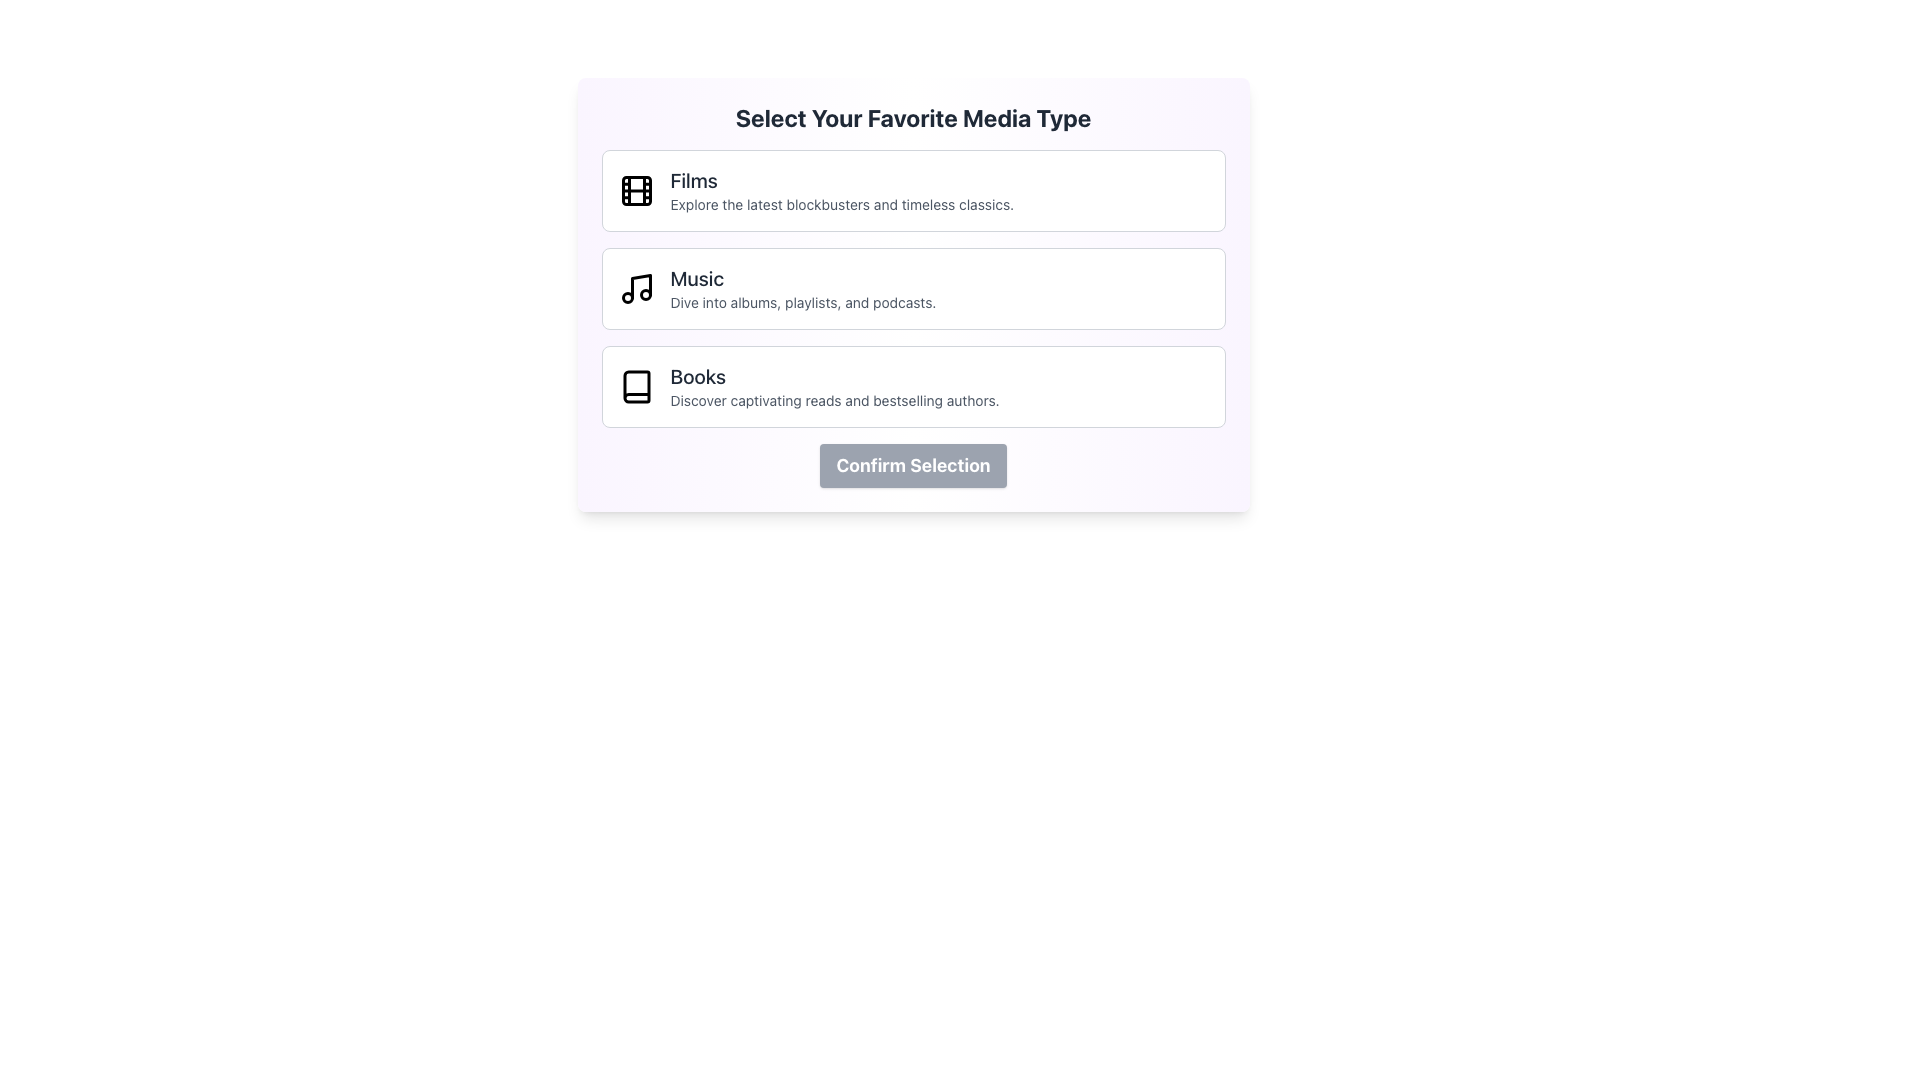 This screenshot has height=1080, width=1920. Describe the element at coordinates (842, 204) in the screenshot. I see `the text label that reads 'Explore the latest blockbusters and timeless classics.' which is located below the 'Films' header` at that location.